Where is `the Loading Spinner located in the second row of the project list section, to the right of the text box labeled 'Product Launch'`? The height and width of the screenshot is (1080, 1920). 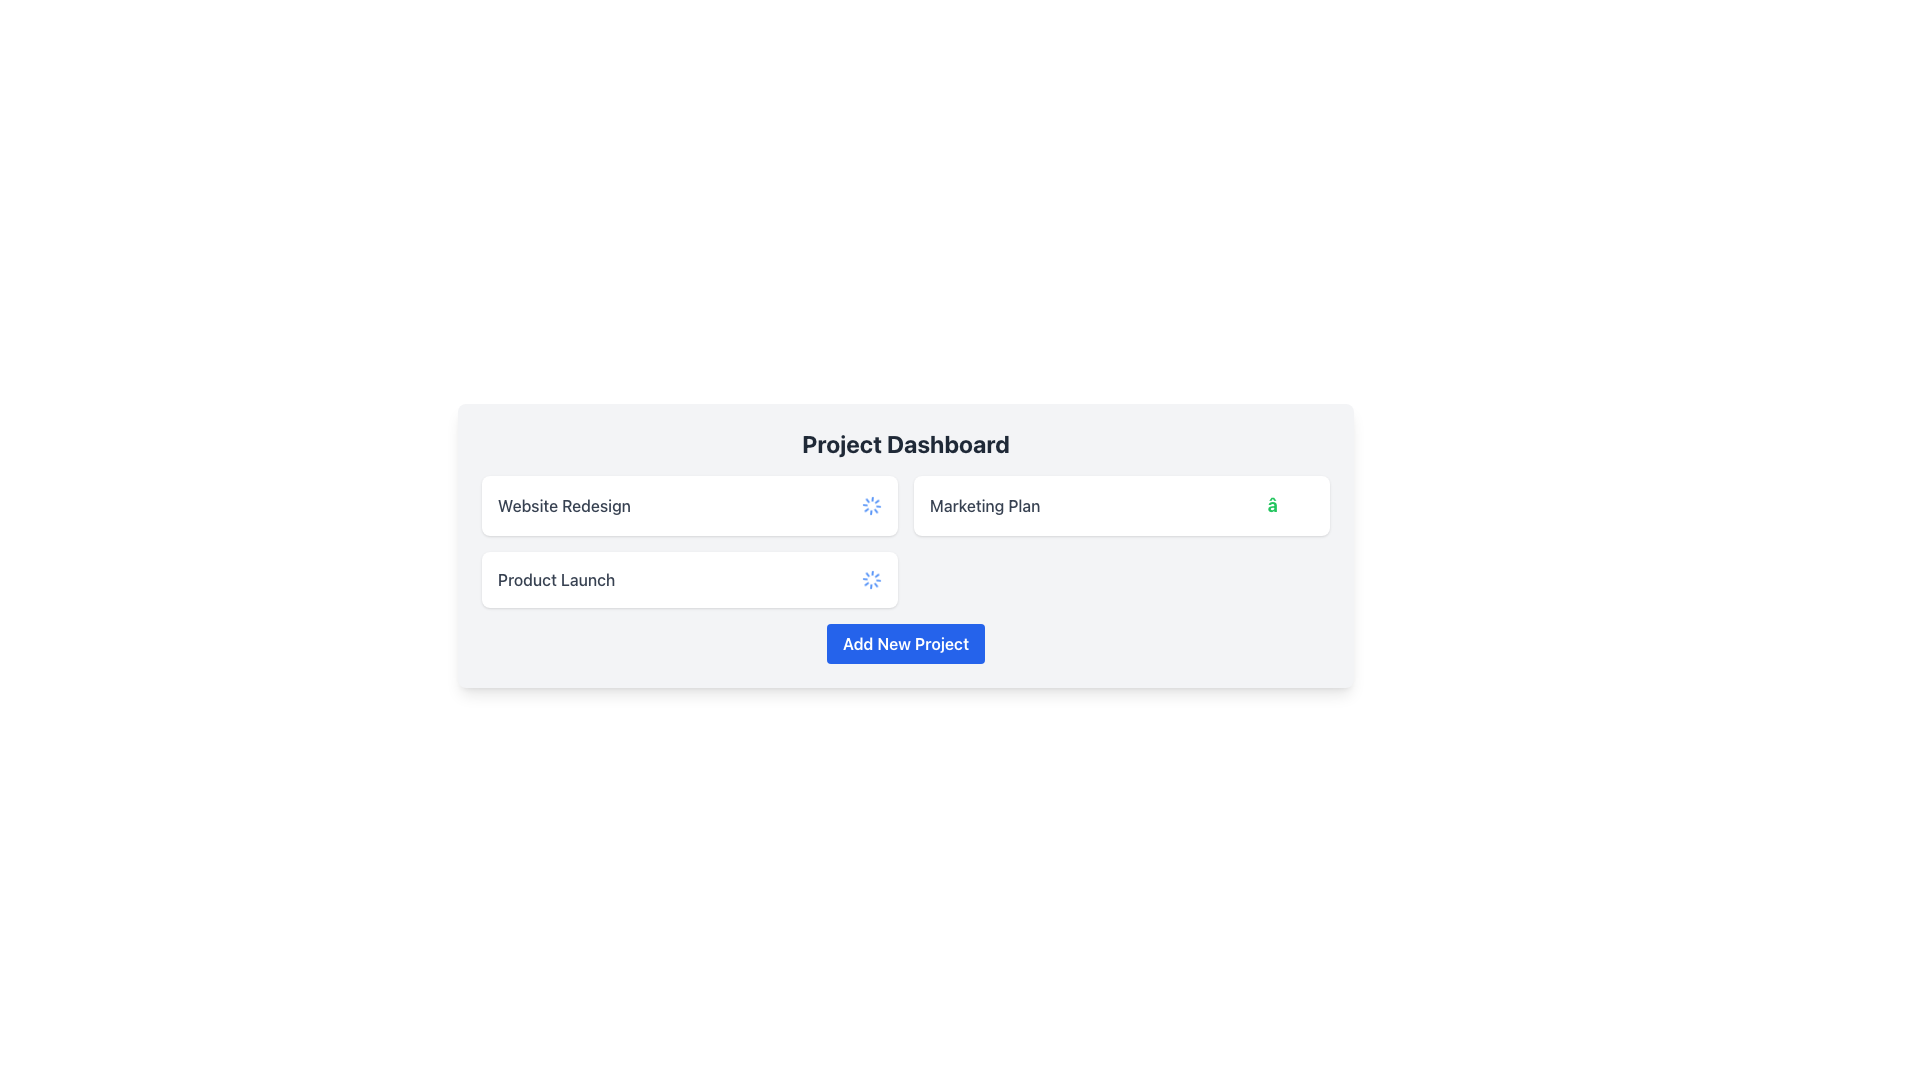 the Loading Spinner located in the second row of the project list section, to the right of the text box labeled 'Product Launch' is located at coordinates (872, 579).